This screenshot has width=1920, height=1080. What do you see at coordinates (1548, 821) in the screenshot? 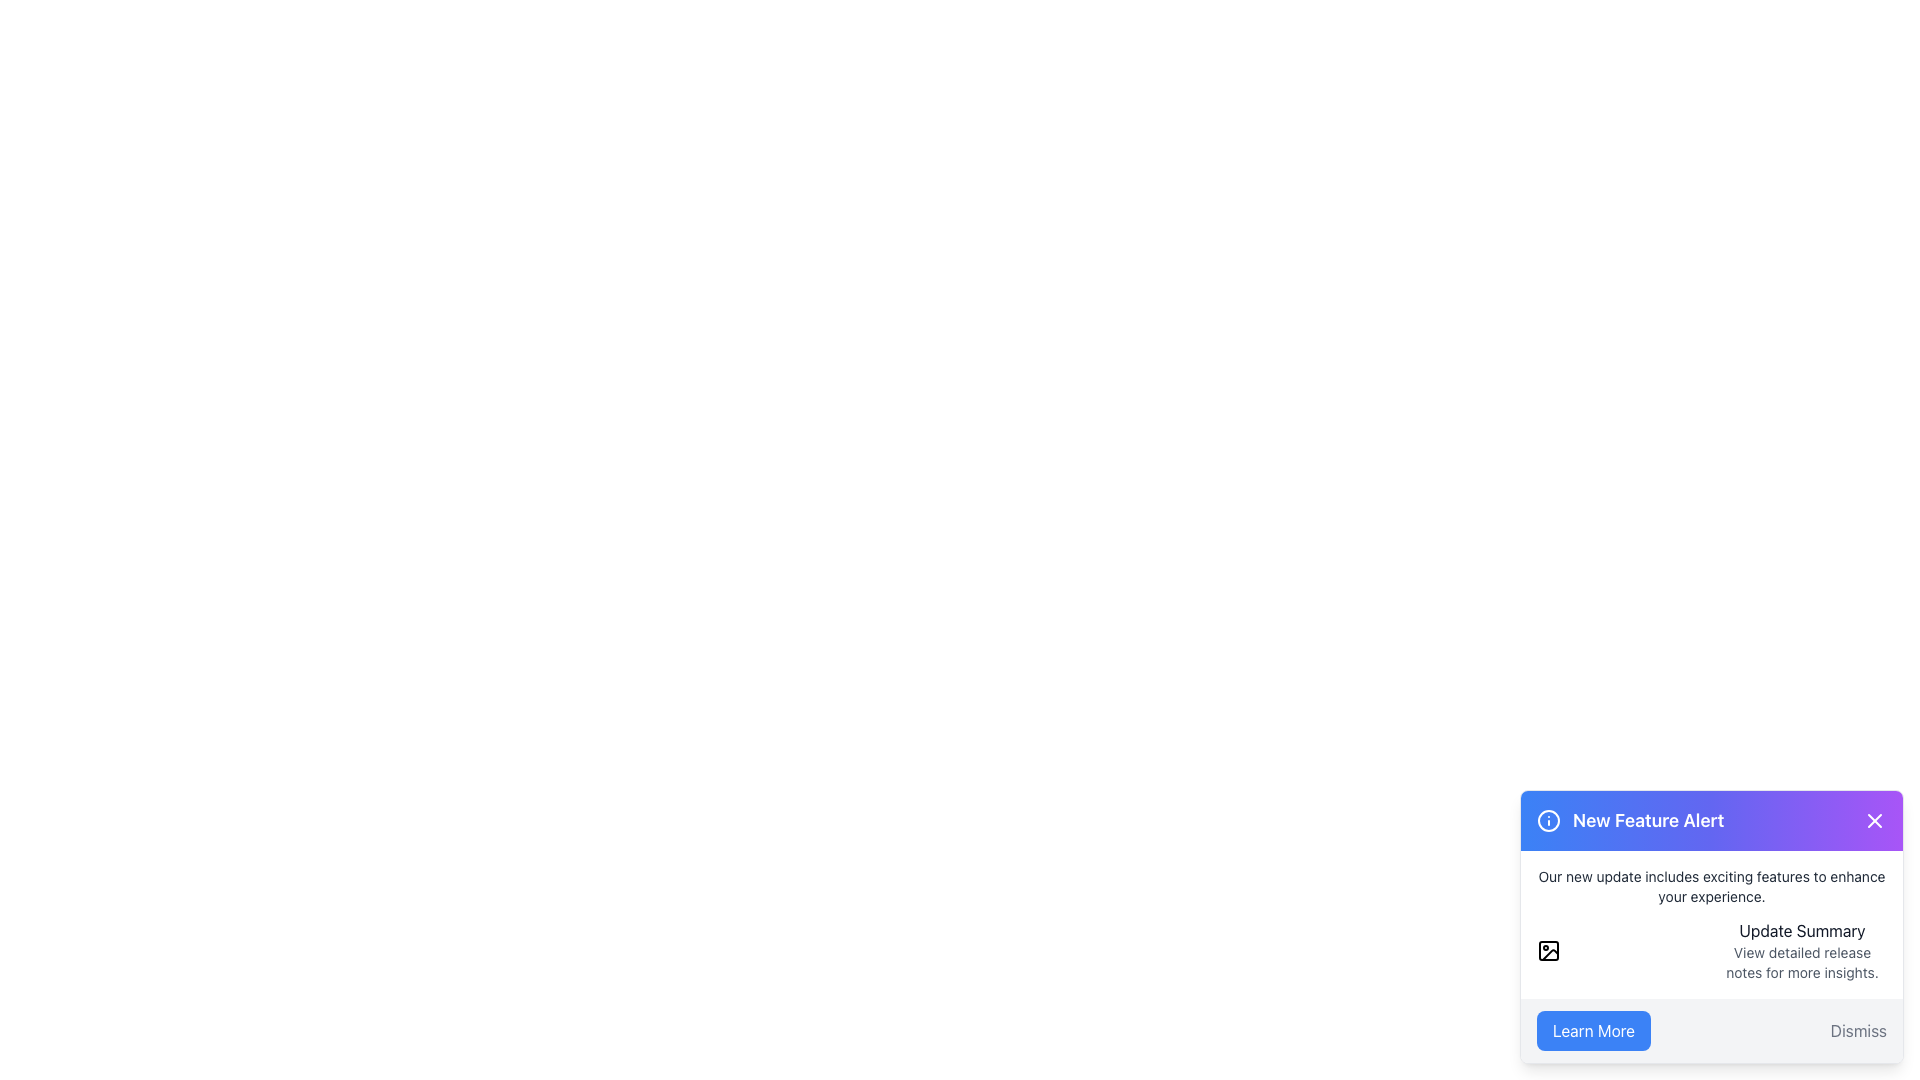
I see `the circular icon with a bordered outline and gradient background, located to the left of the 'New Feature Alert' text` at bounding box center [1548, 821].